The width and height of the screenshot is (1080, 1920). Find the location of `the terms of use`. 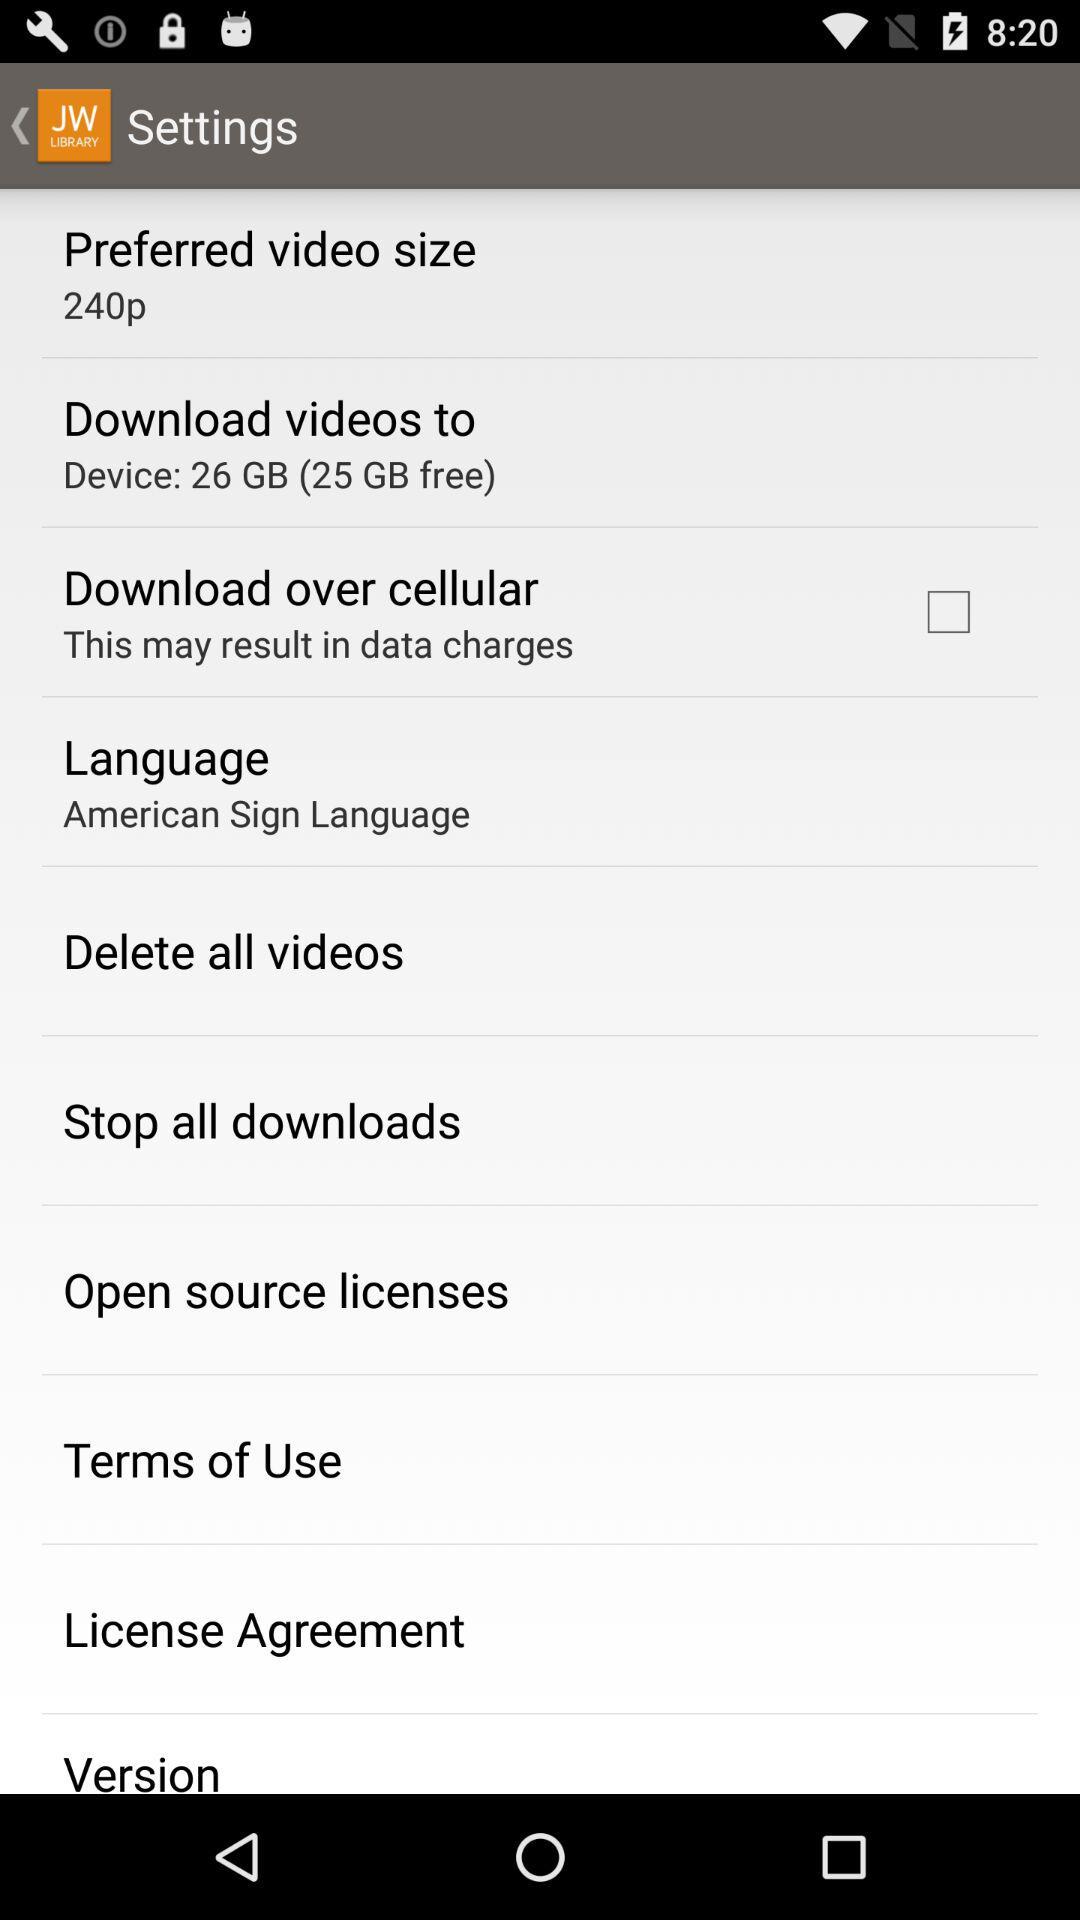

the terms of use is located at coordinates (202, 1459).